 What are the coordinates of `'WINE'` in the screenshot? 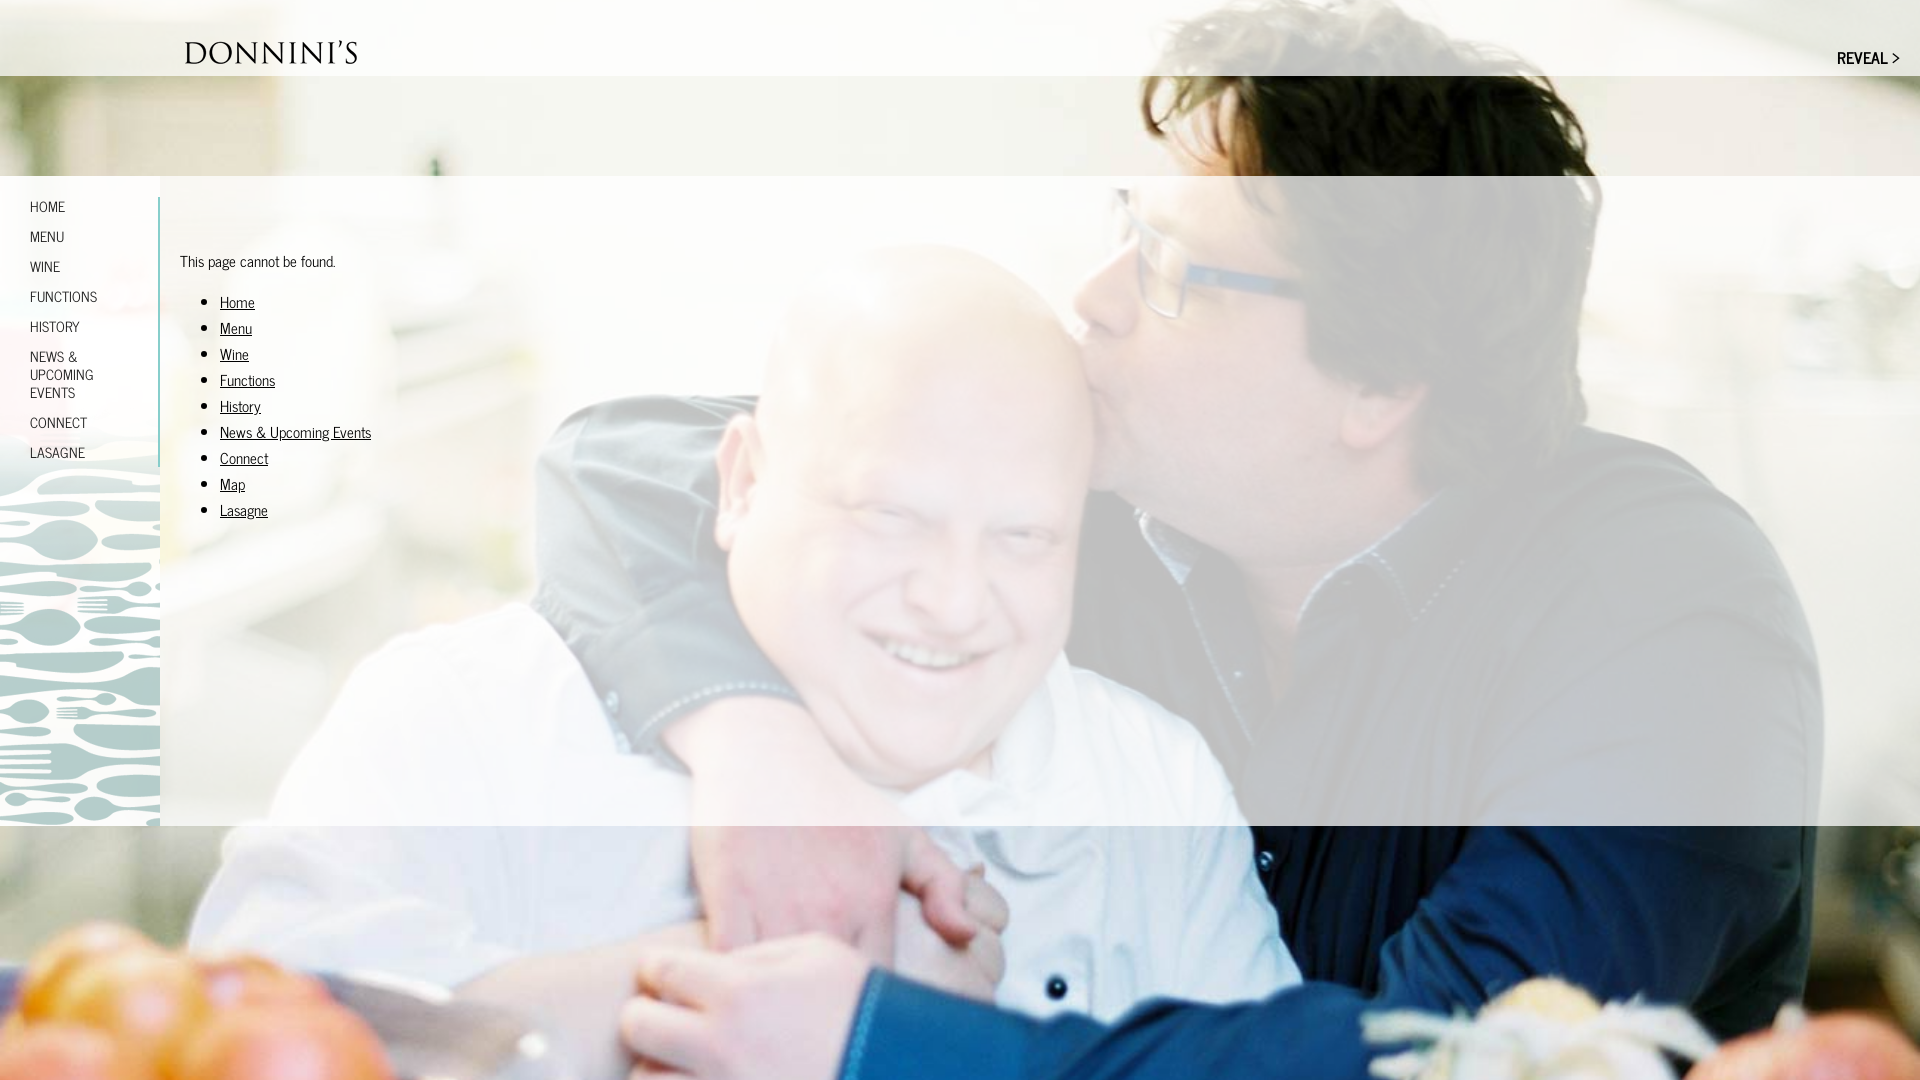 It's located at (0, 265).